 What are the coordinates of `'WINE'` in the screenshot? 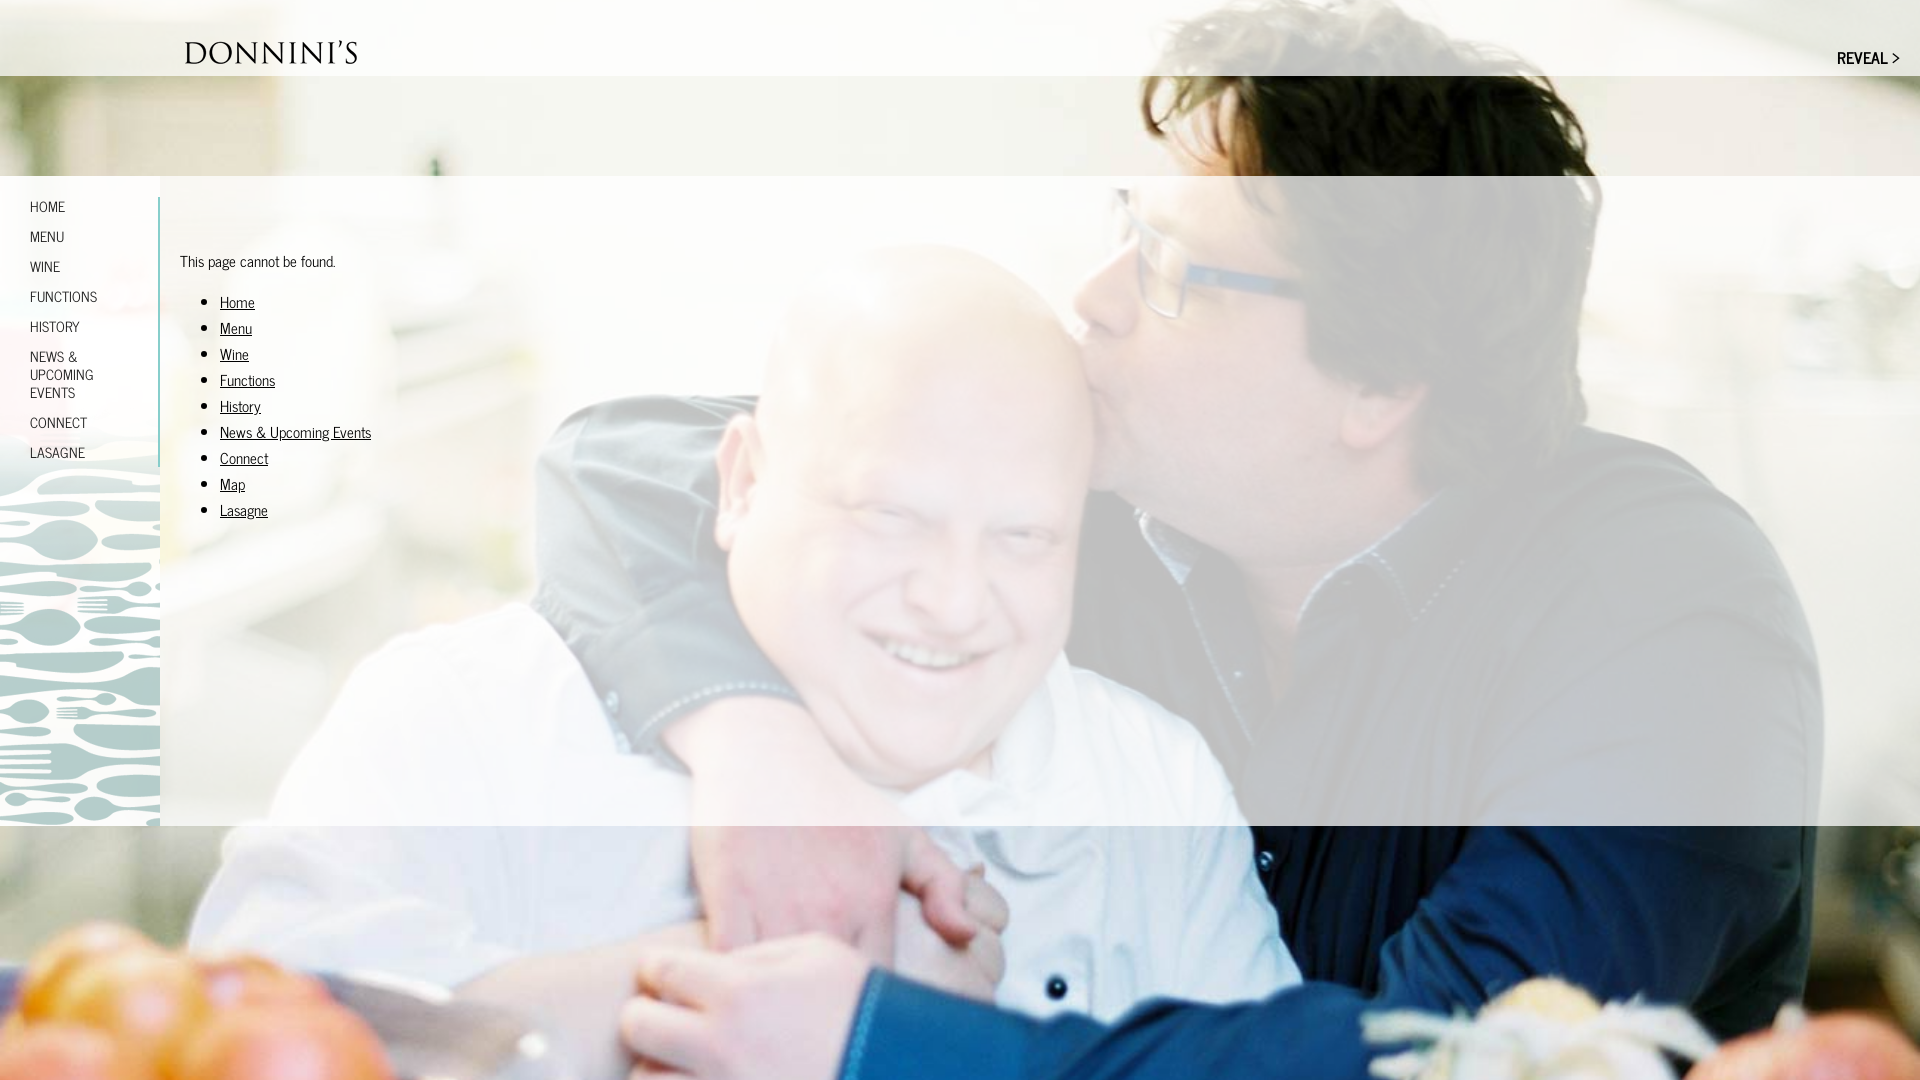 It's located at (0, 265).